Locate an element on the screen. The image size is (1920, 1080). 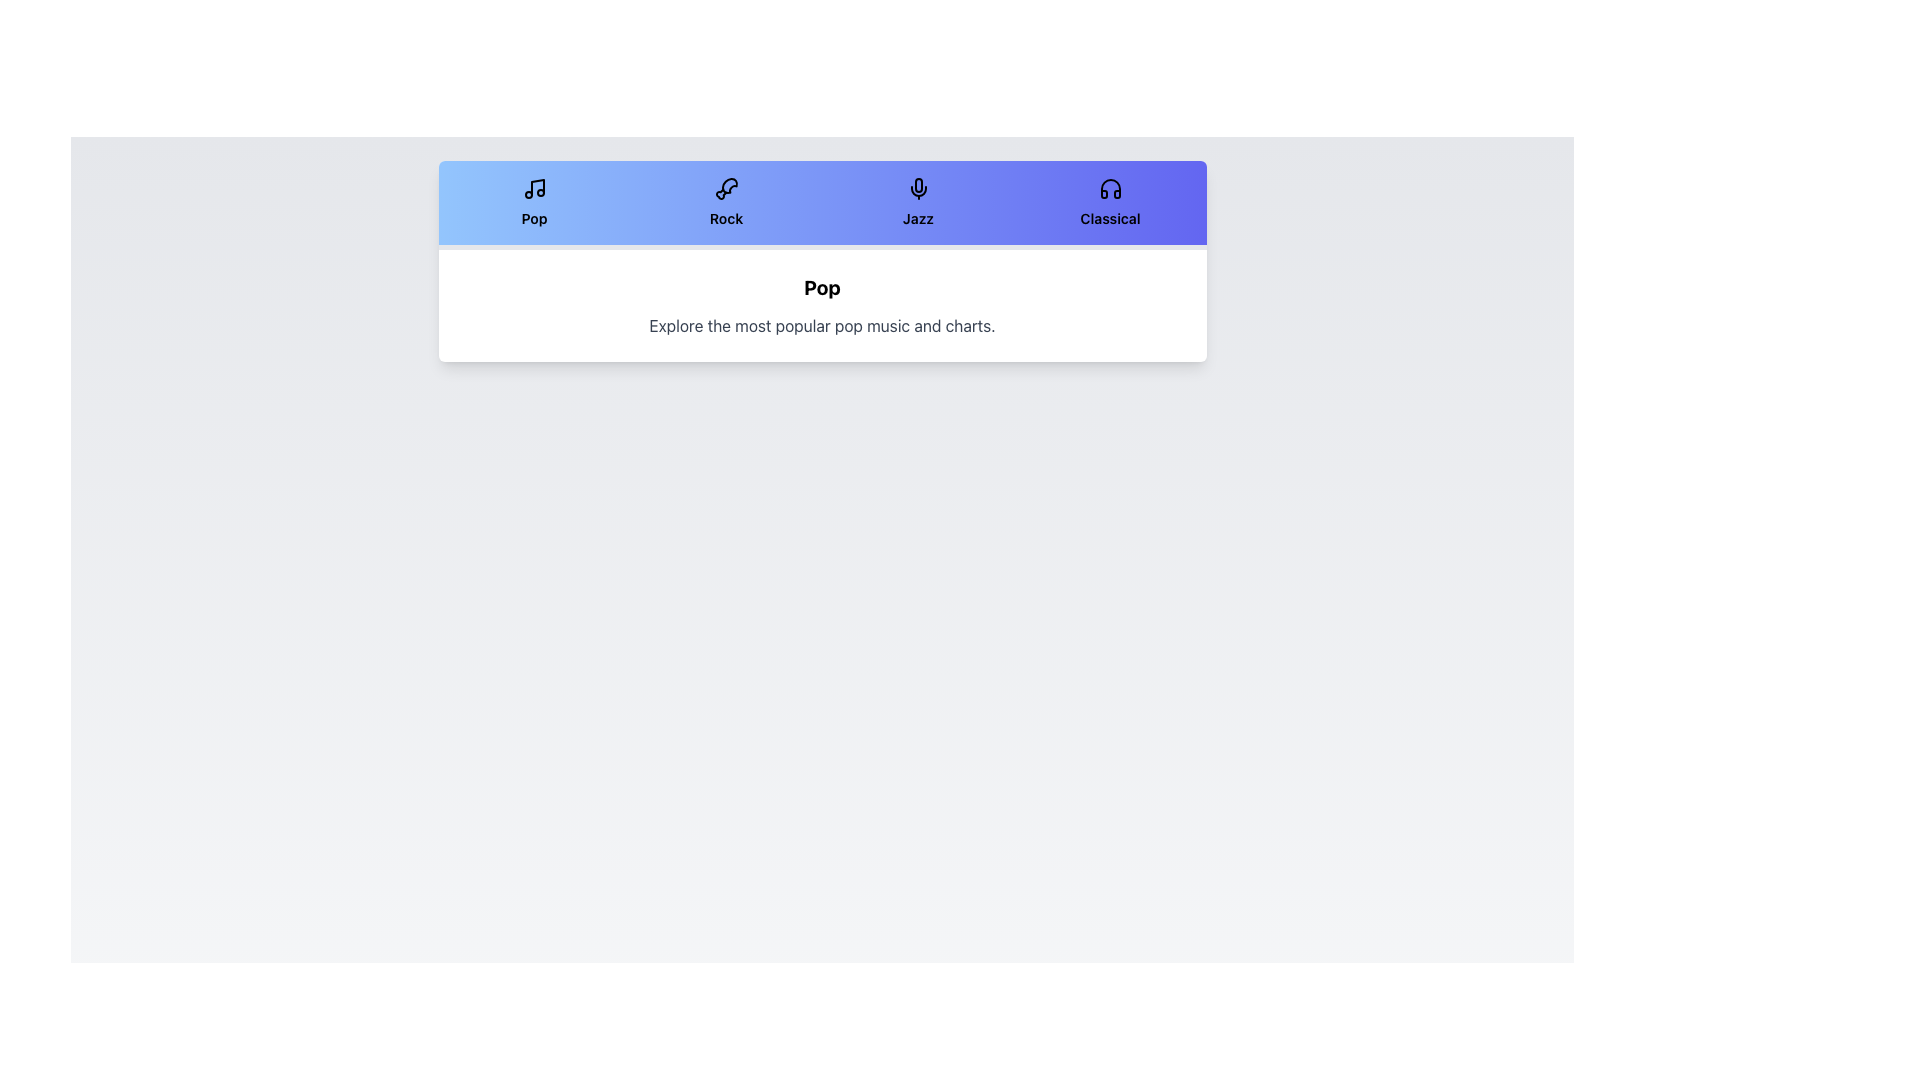
the 'Classical' option in the interactive navigation tab is located at coordinates (1109, 203).